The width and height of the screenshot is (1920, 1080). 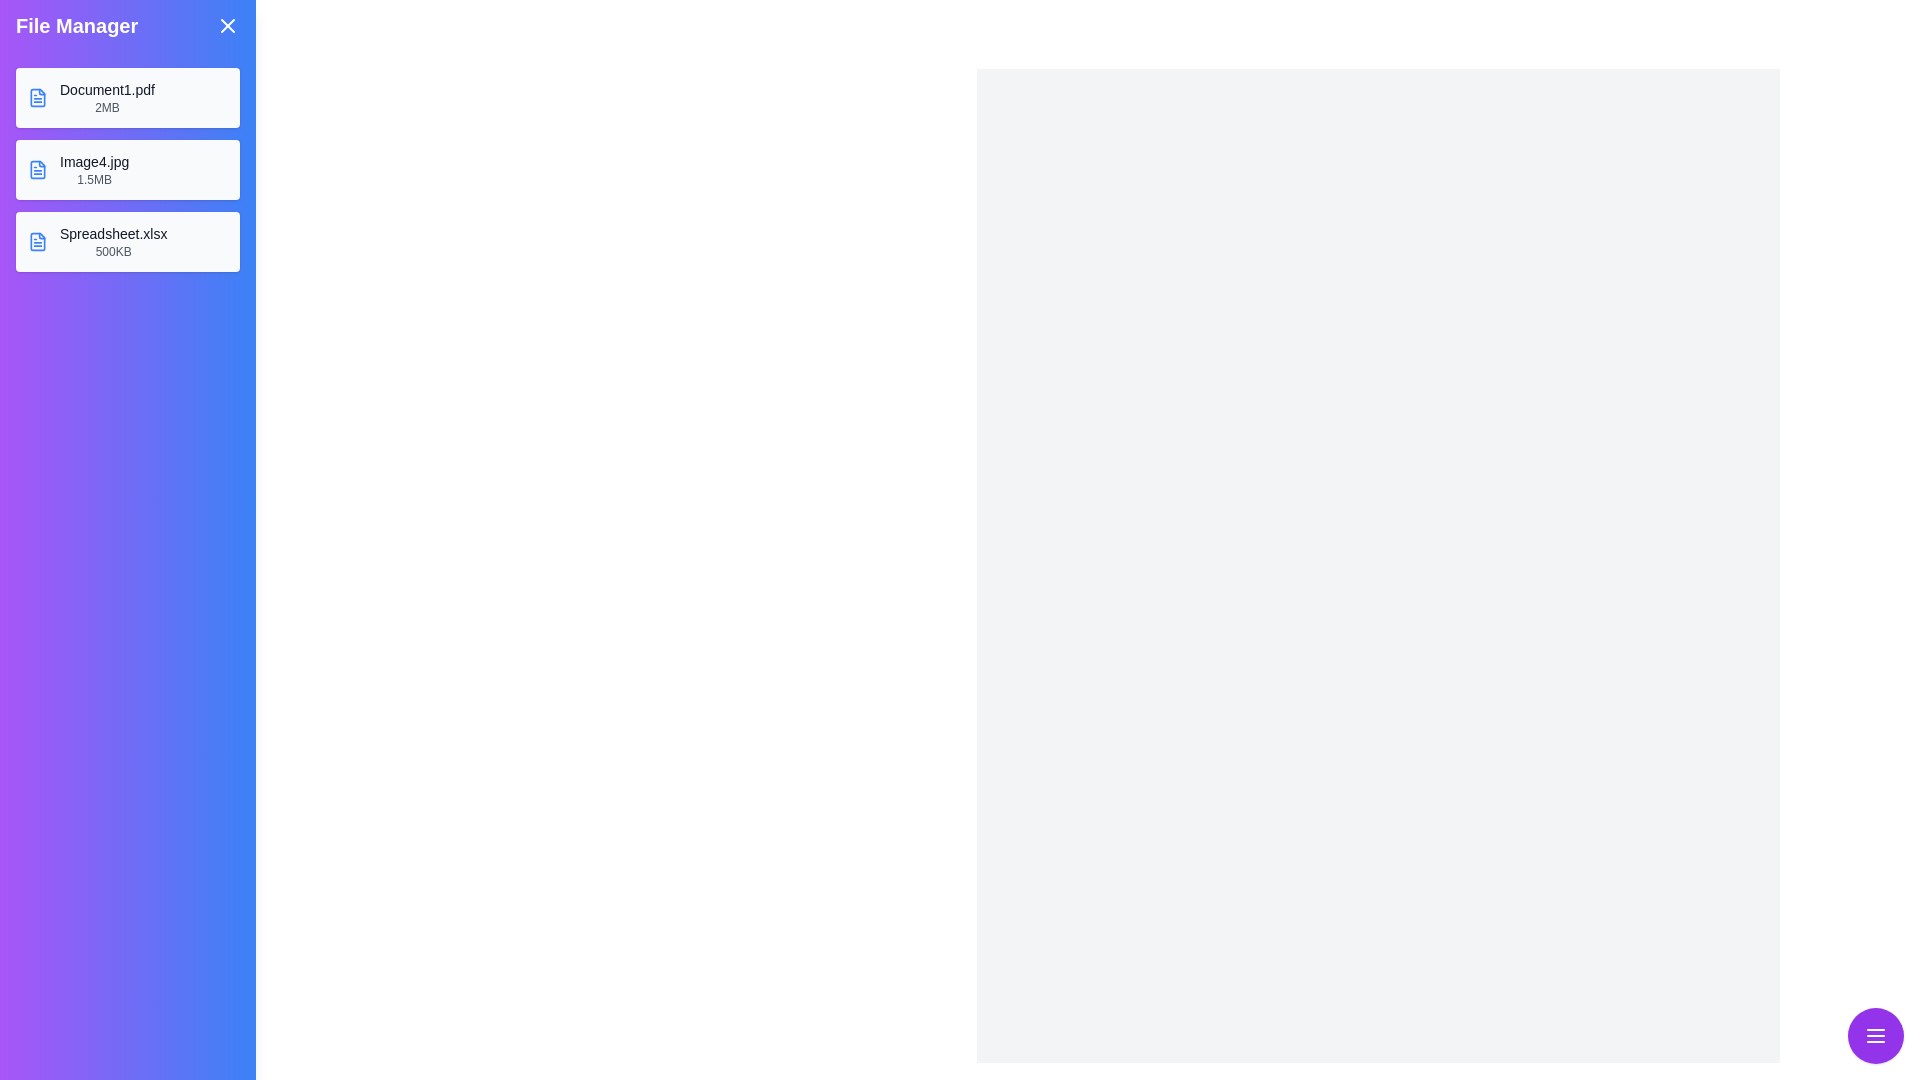 I want to click on the text block representing the file entry, which is the second item in the file manager's sidebar, so click(x=93, y=168).